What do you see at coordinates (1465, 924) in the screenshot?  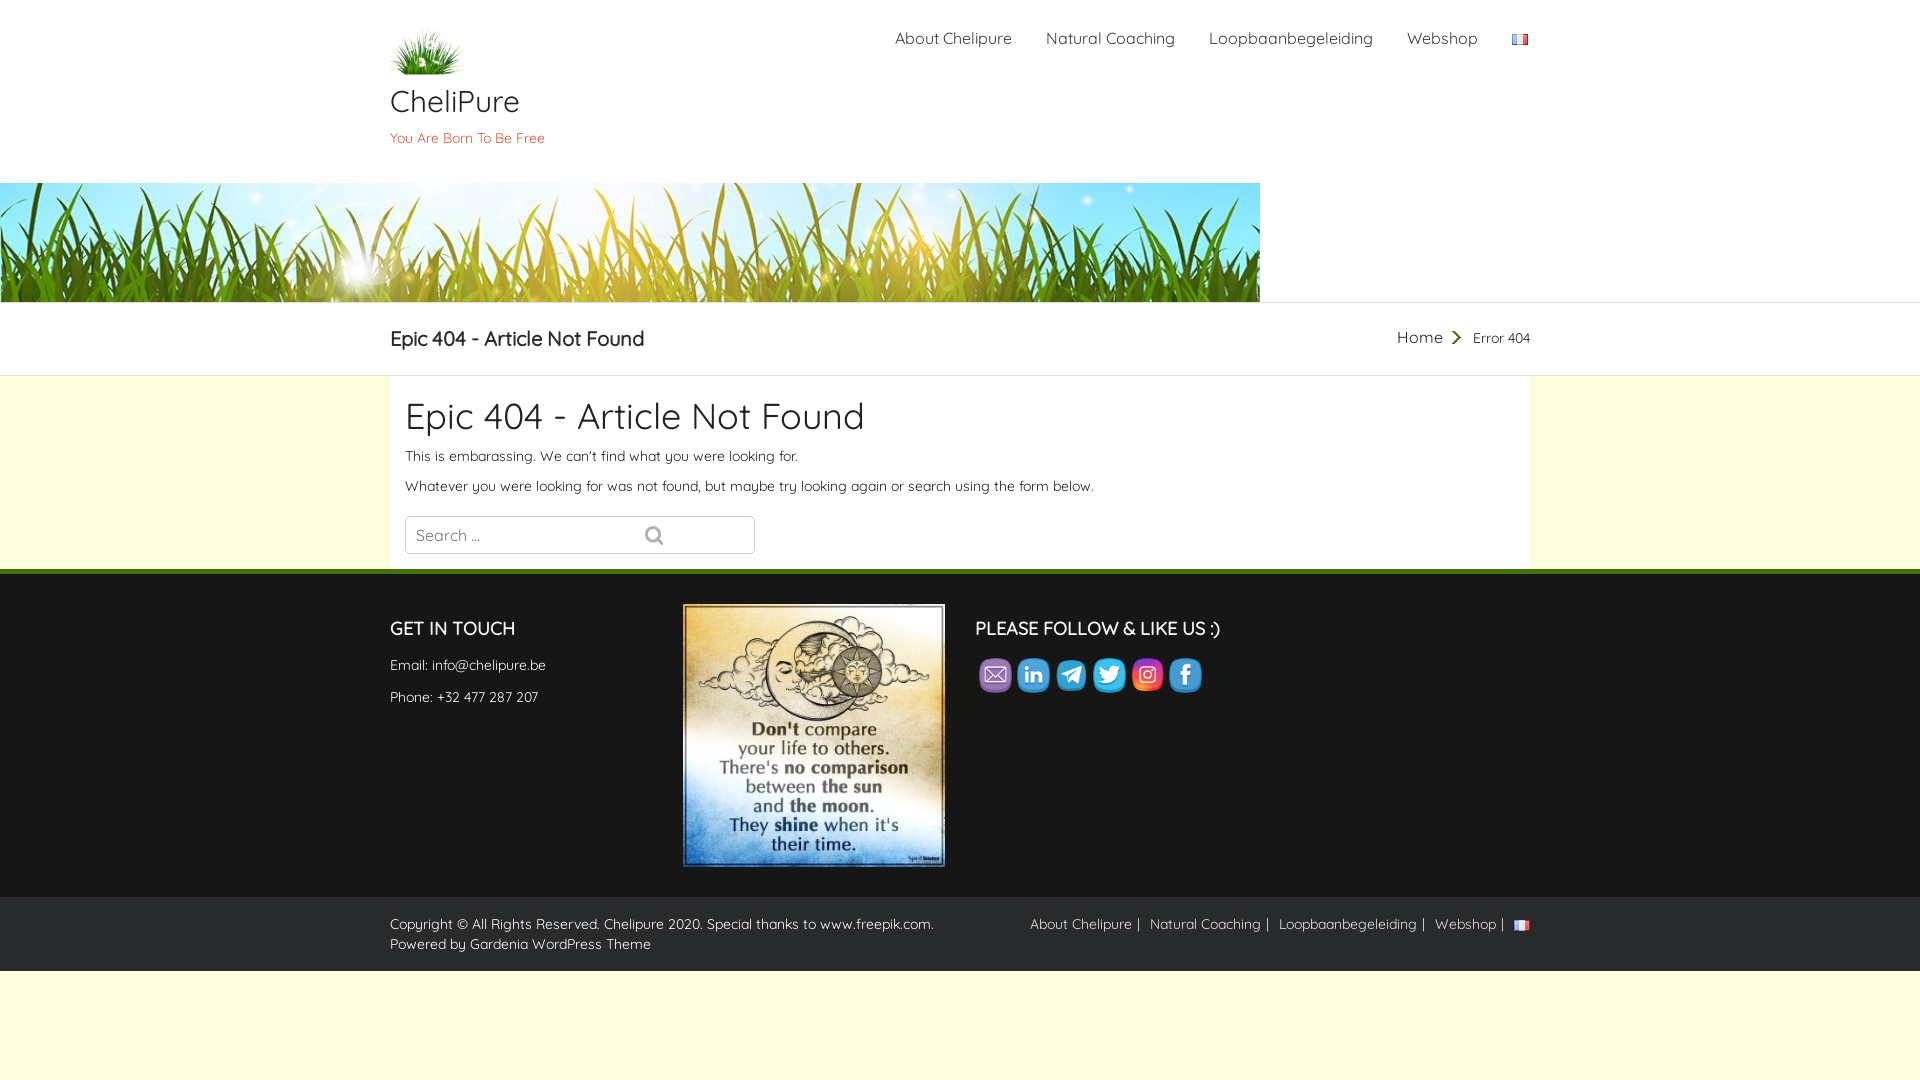 I see `'Webshop'` at bounding box center [1465, 924].